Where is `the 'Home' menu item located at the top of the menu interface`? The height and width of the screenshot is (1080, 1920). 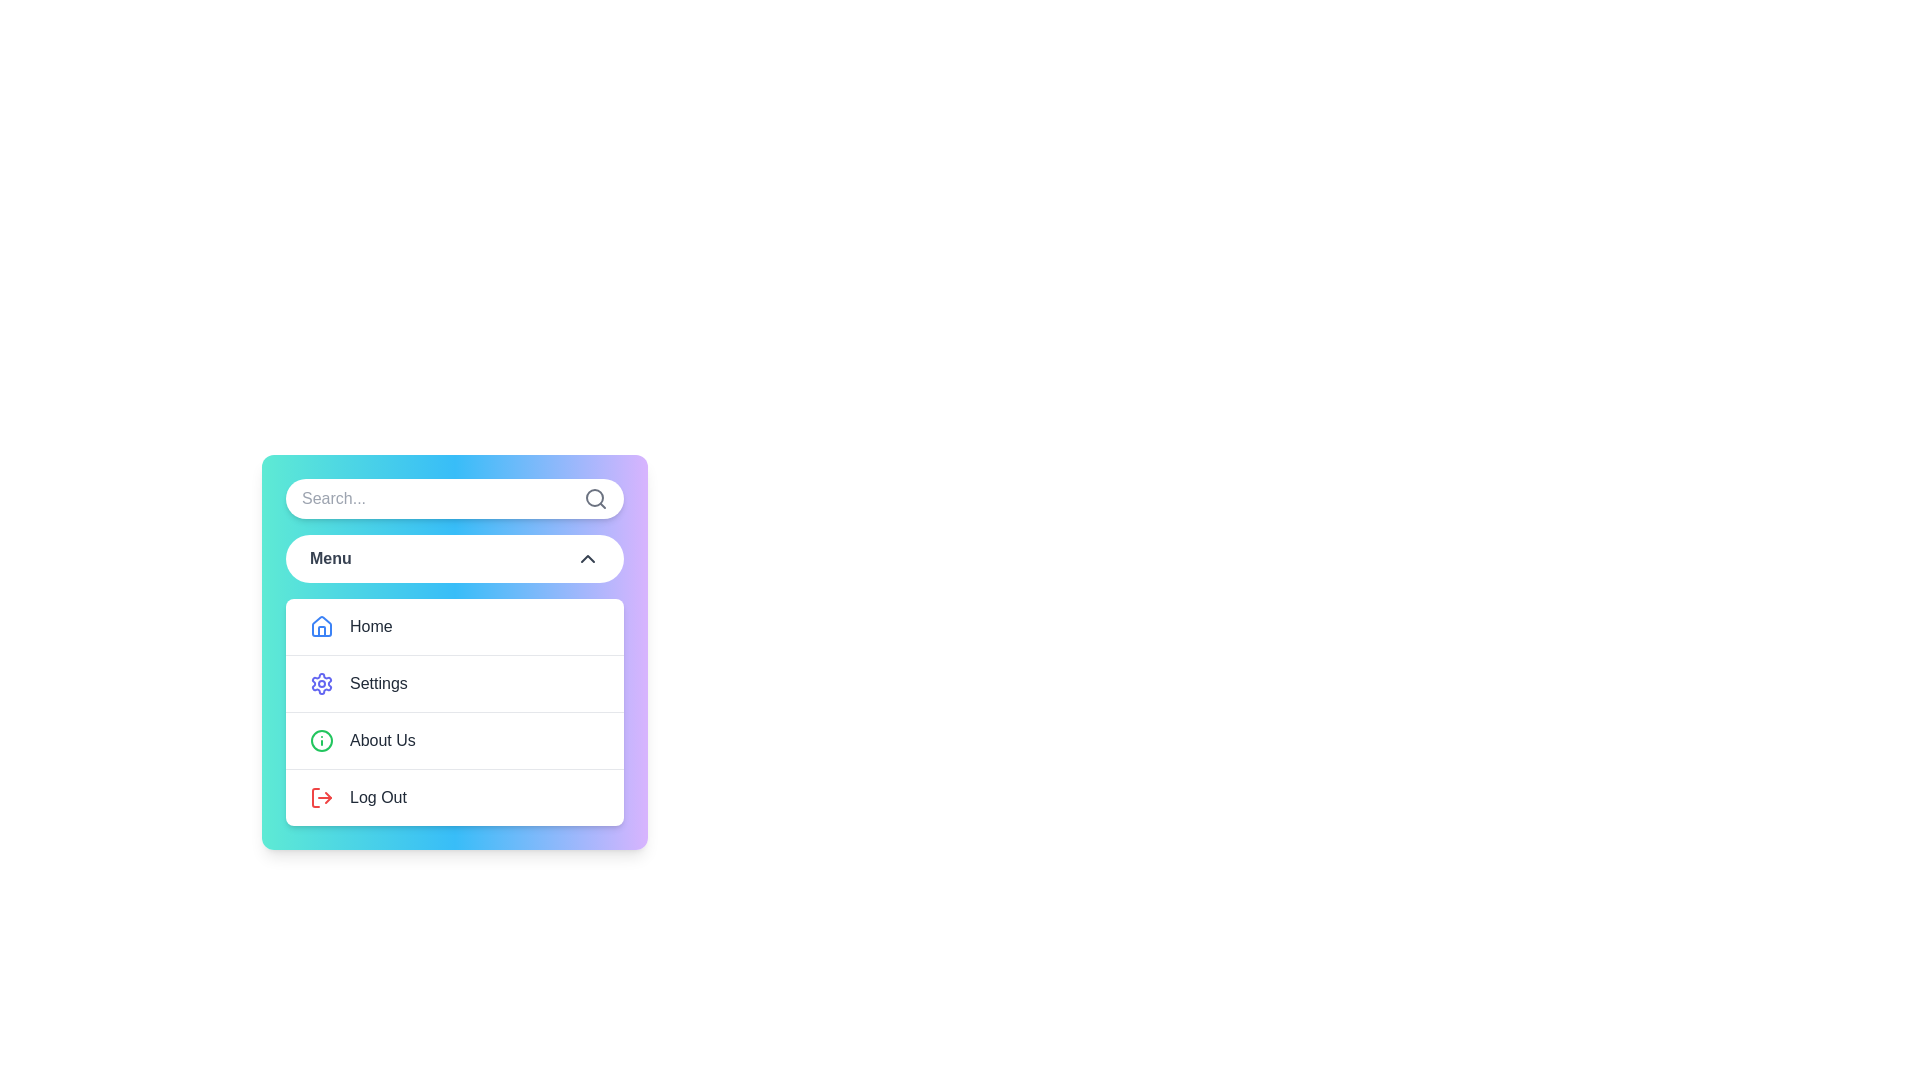 the 'Home' menu item located at the top of the menu interface is located at coordinates (454, 652).